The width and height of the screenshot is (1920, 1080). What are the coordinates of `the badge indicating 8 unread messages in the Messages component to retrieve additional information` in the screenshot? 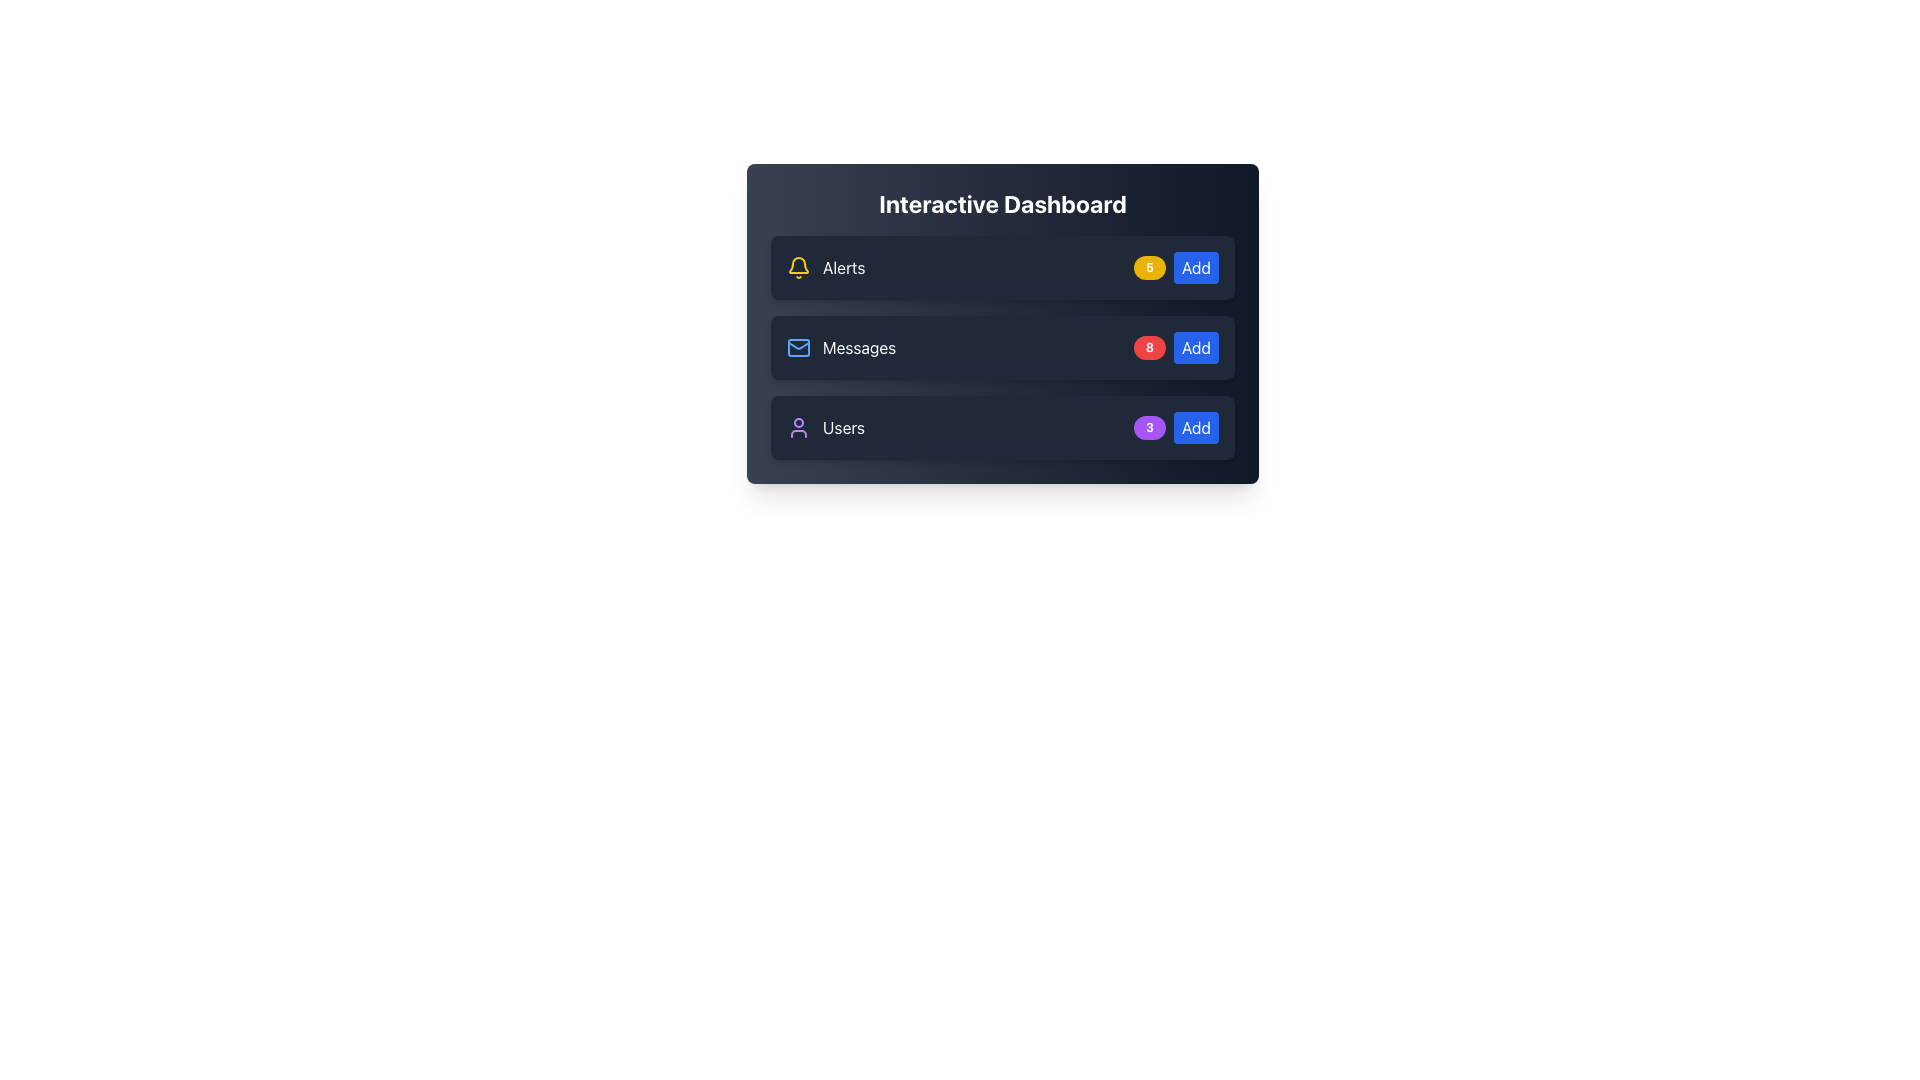 It's located at (1003, 346).